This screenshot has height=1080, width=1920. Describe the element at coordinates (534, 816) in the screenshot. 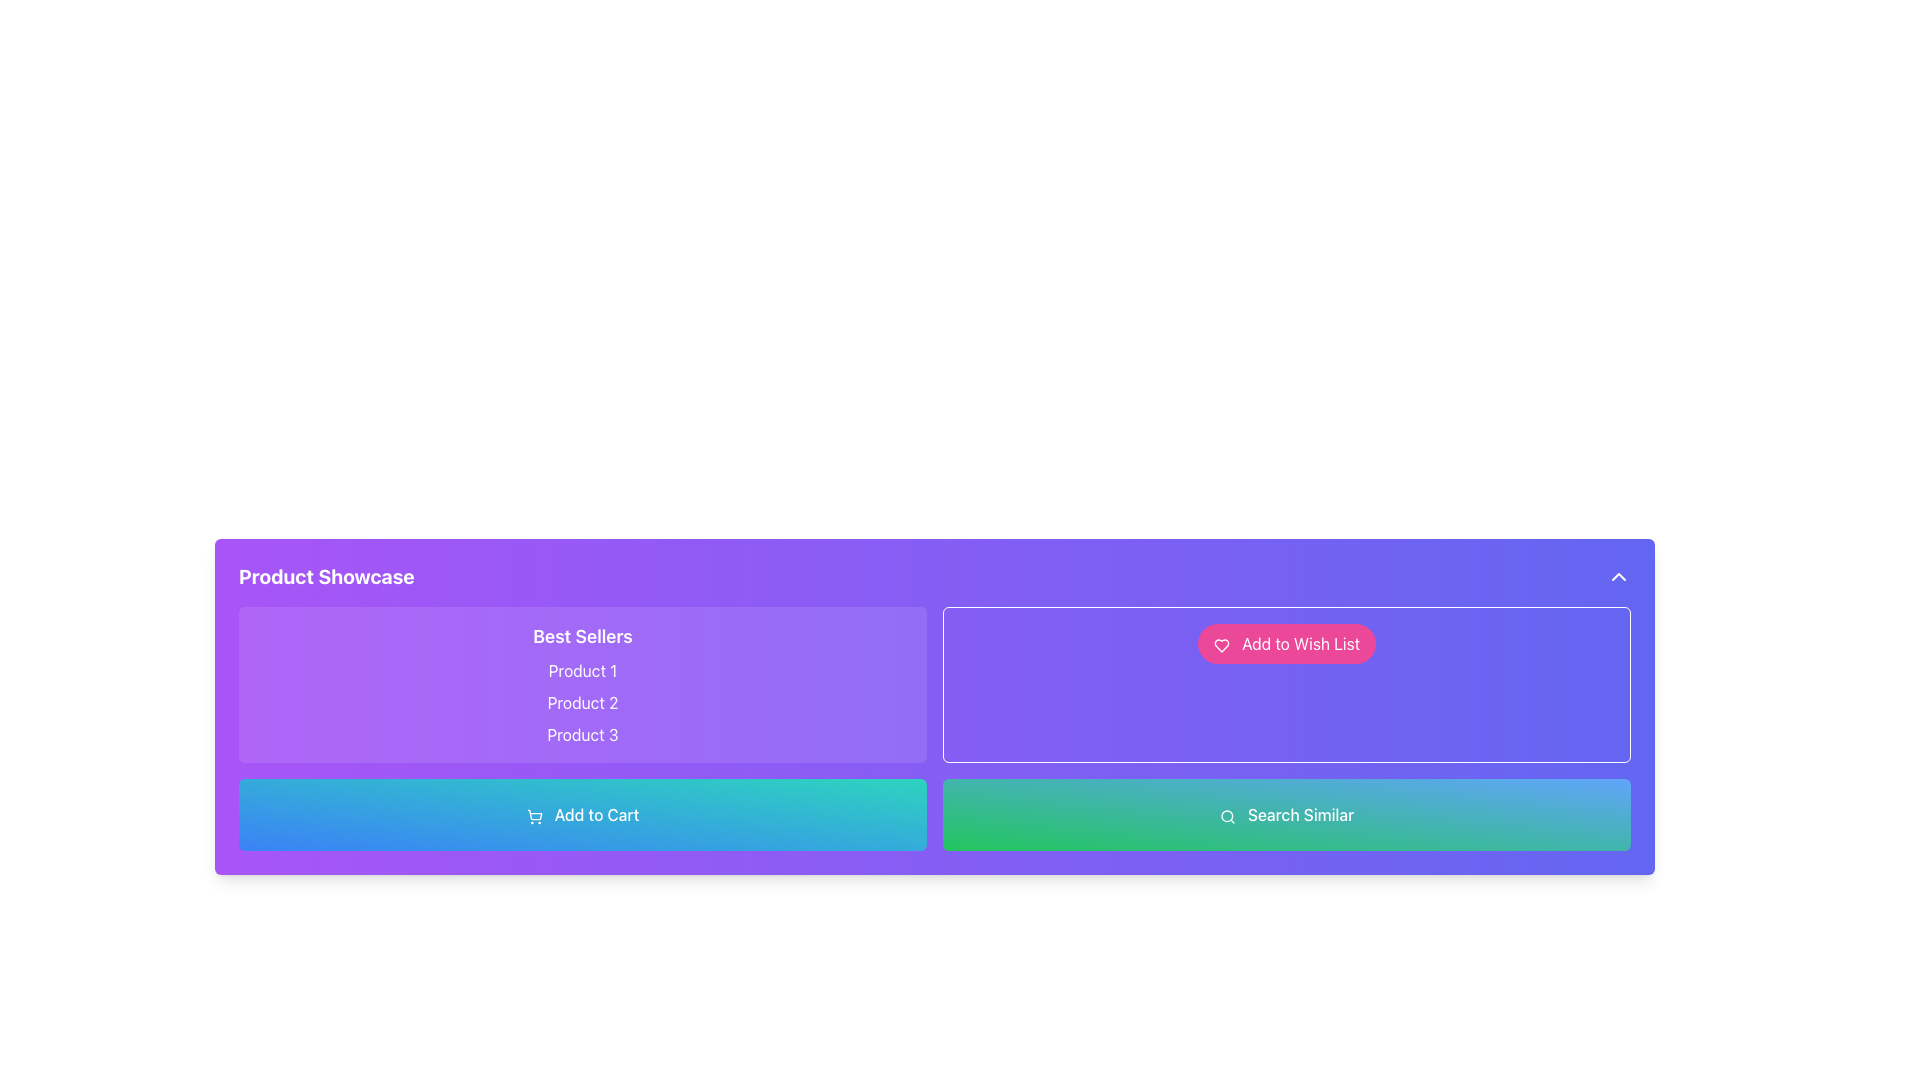

I see `the shopping cart icon located to the left of the 'Add to Cart' text` at that location.